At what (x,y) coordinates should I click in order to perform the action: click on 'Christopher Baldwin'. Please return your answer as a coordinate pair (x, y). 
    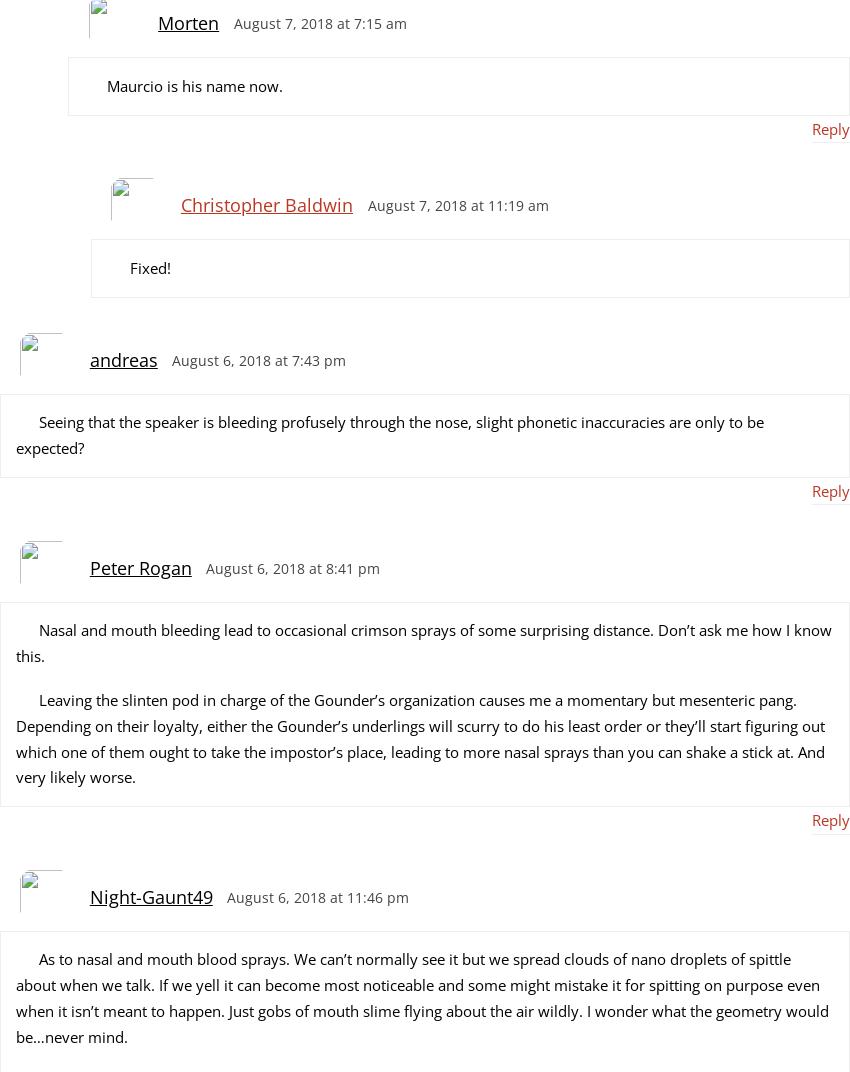
    Looking at the image, I should click on (264, 204).